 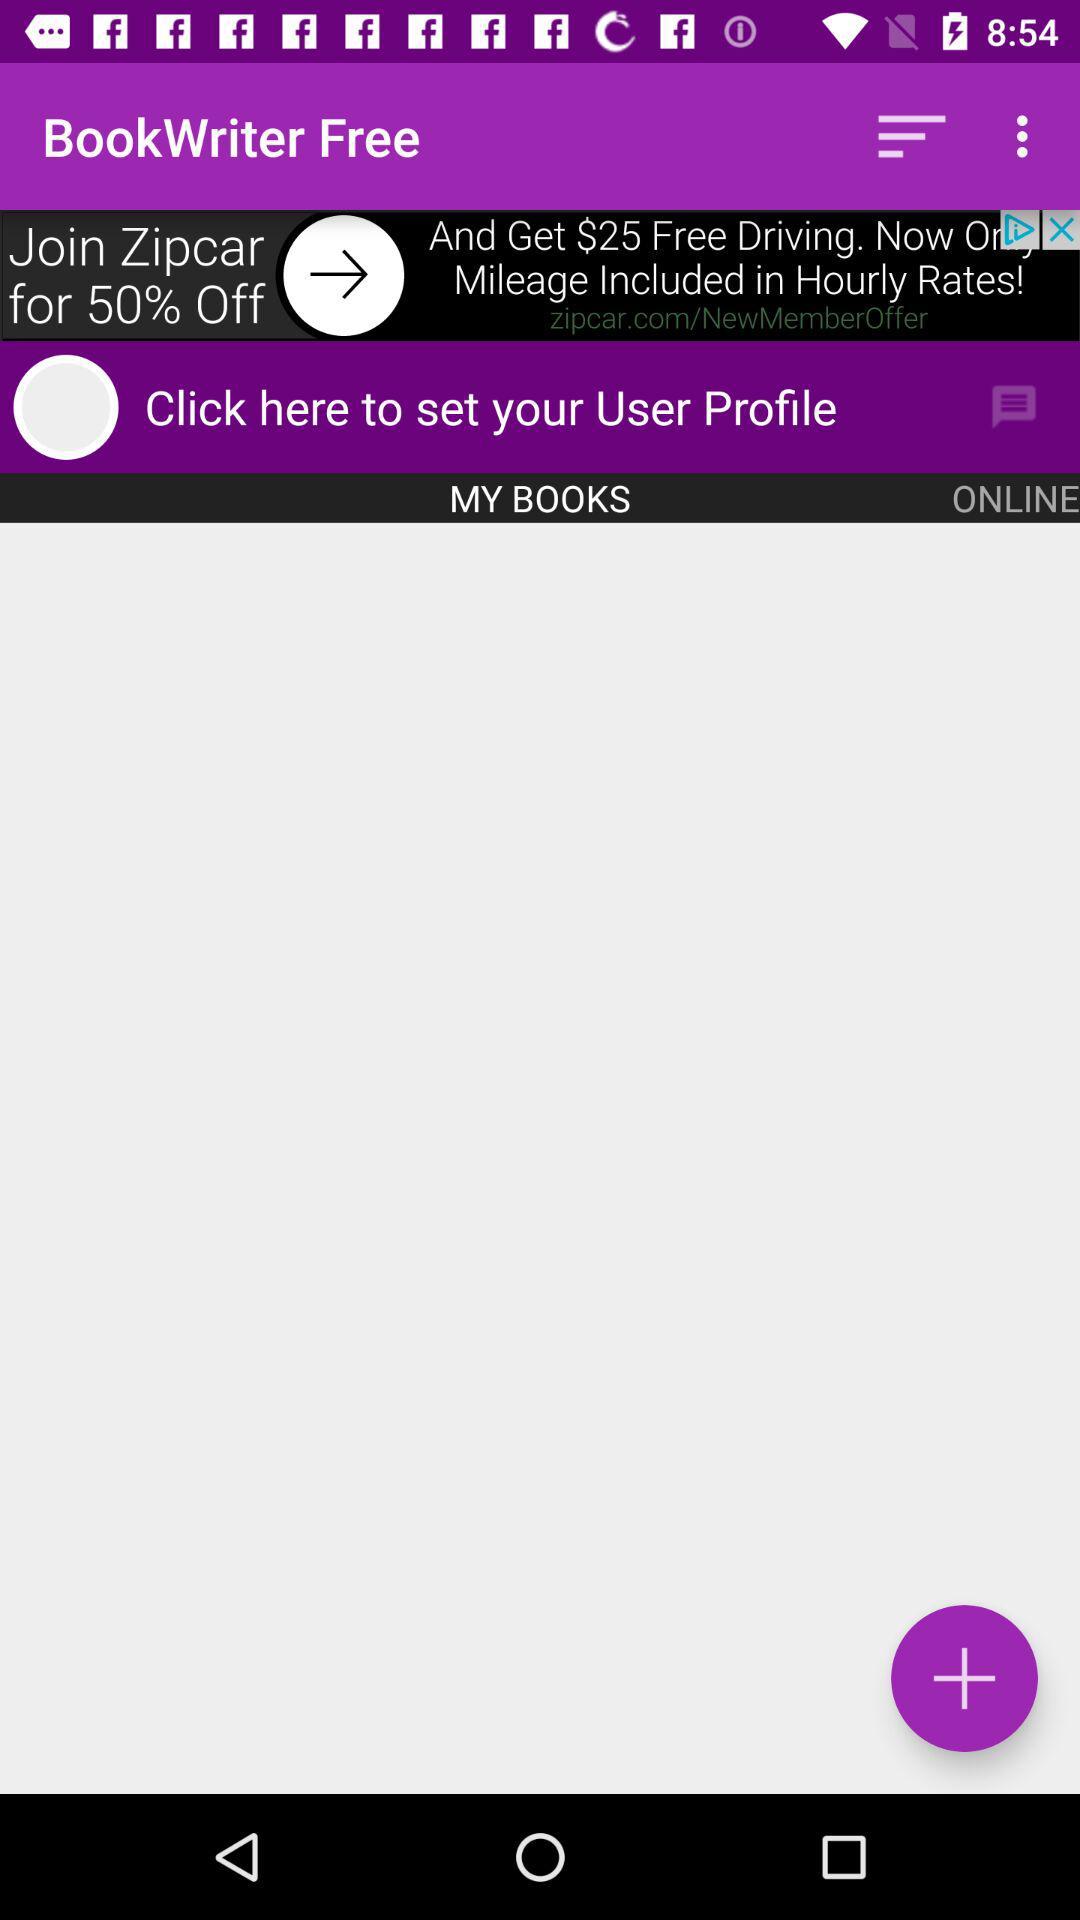 I want to click on advertisement, so click(x=540, y=274).